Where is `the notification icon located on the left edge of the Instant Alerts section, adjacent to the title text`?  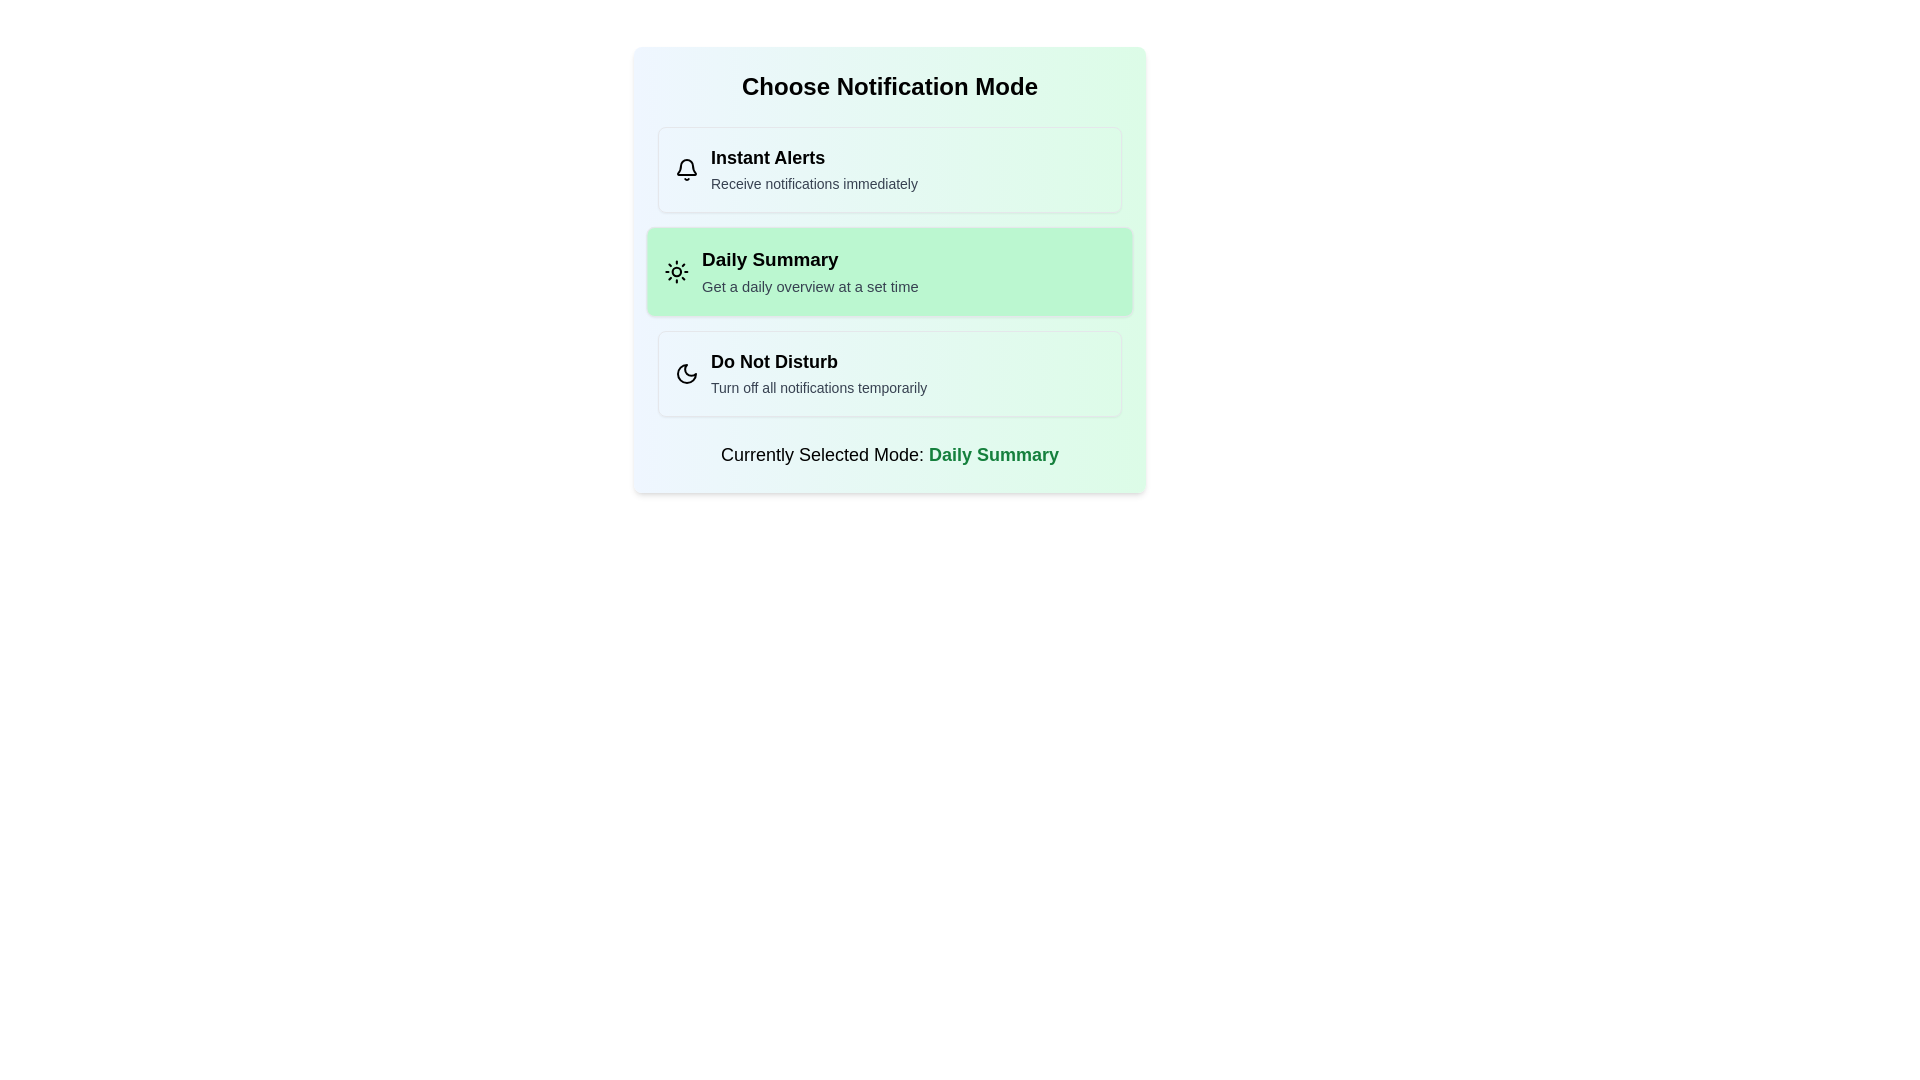 the notification icon located on the left edge of the Instant Alerts section, adjacent to the title text is located at coordinates (686, 168).